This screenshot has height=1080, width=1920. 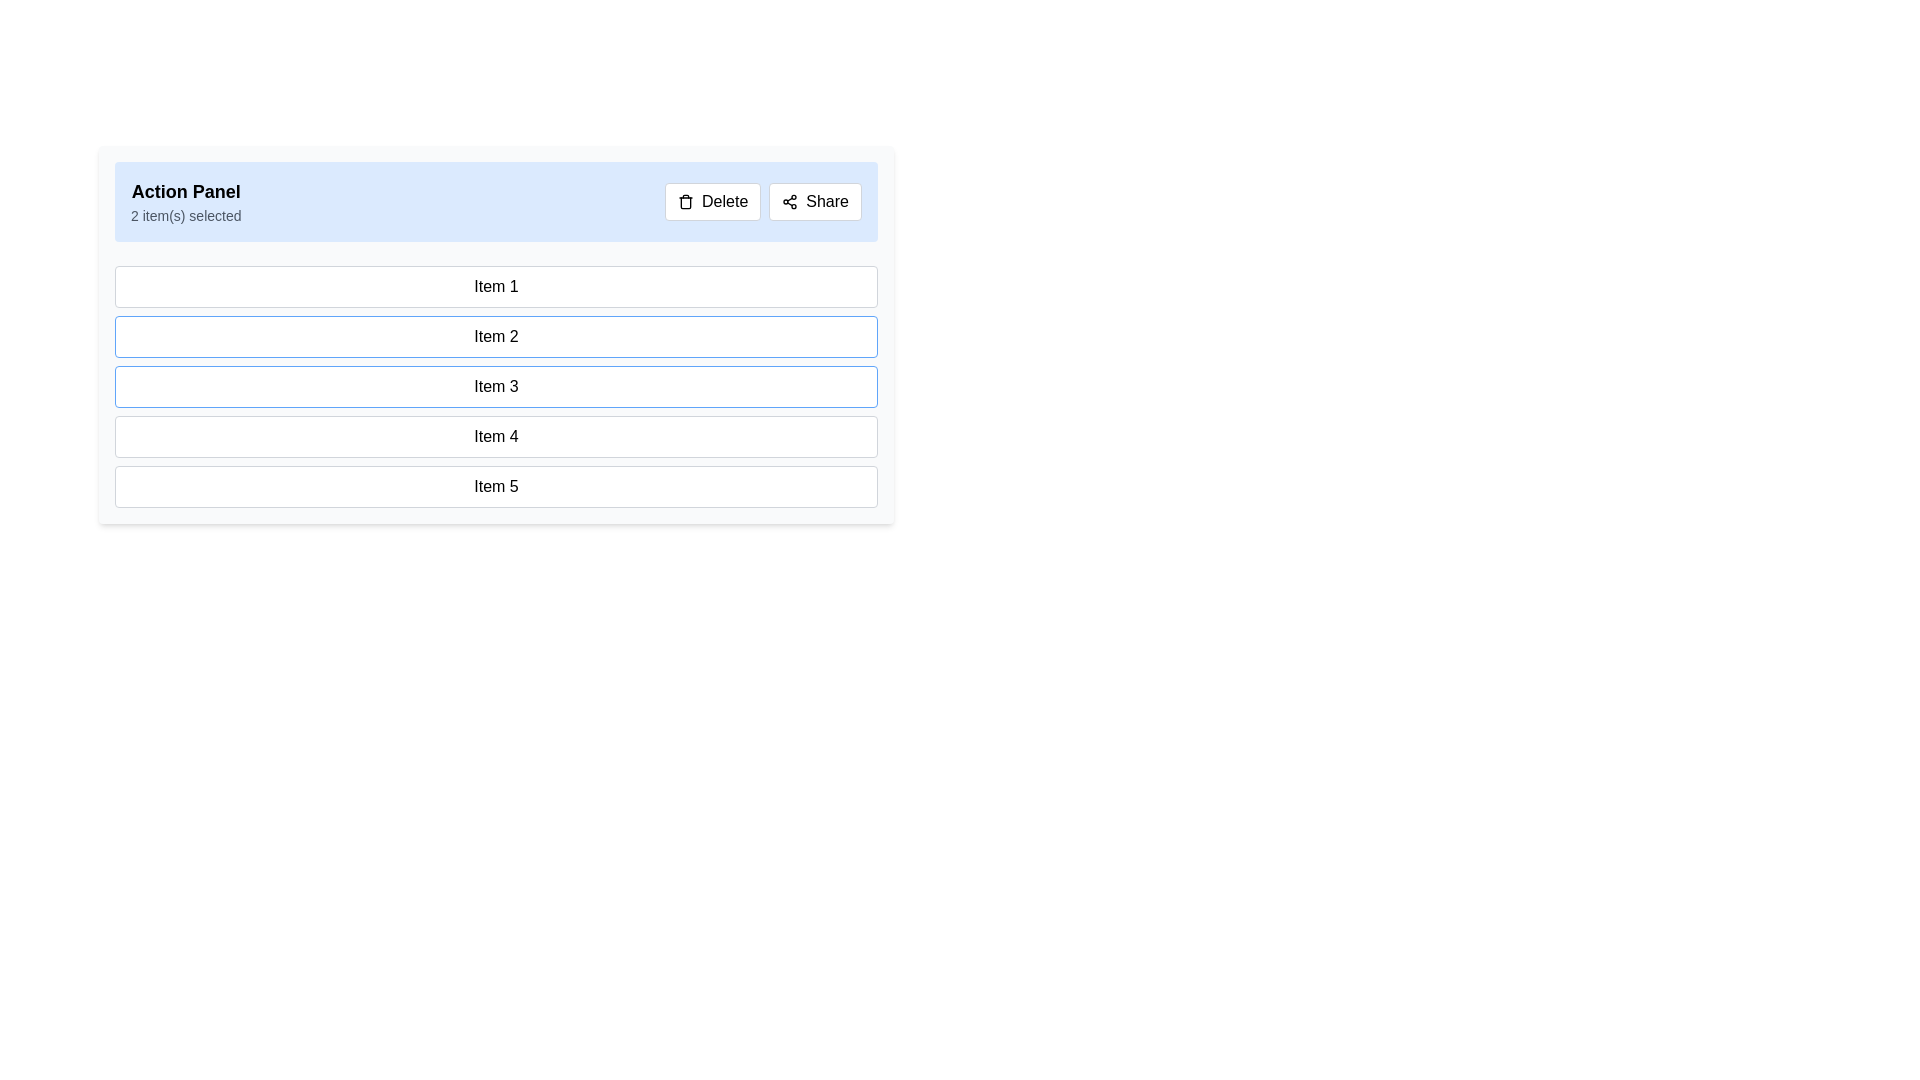 I want to click on the static text label indicating that two items have been selected, located on the upper-left side of the light blue header panel, so click(x=186, y=201).